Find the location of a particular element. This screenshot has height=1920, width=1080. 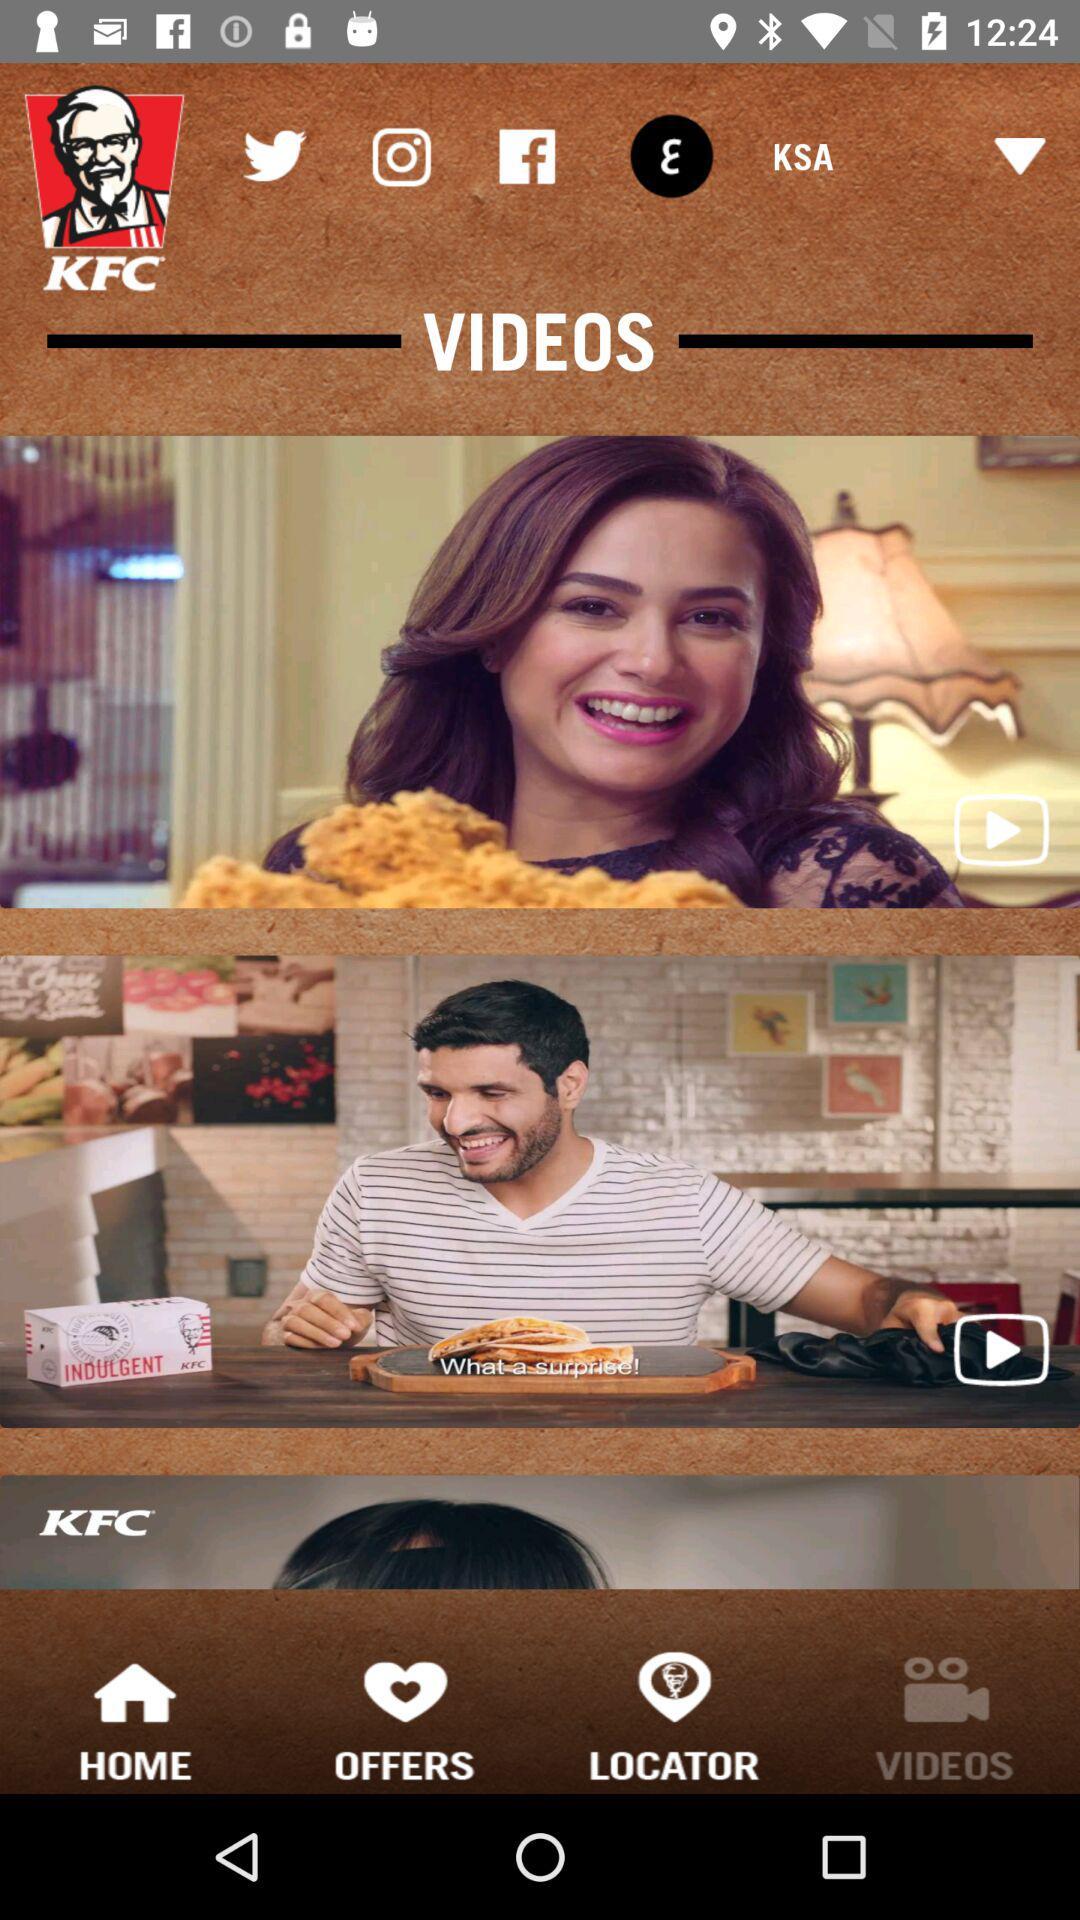

ksa item is located at coordinates (909, 155).